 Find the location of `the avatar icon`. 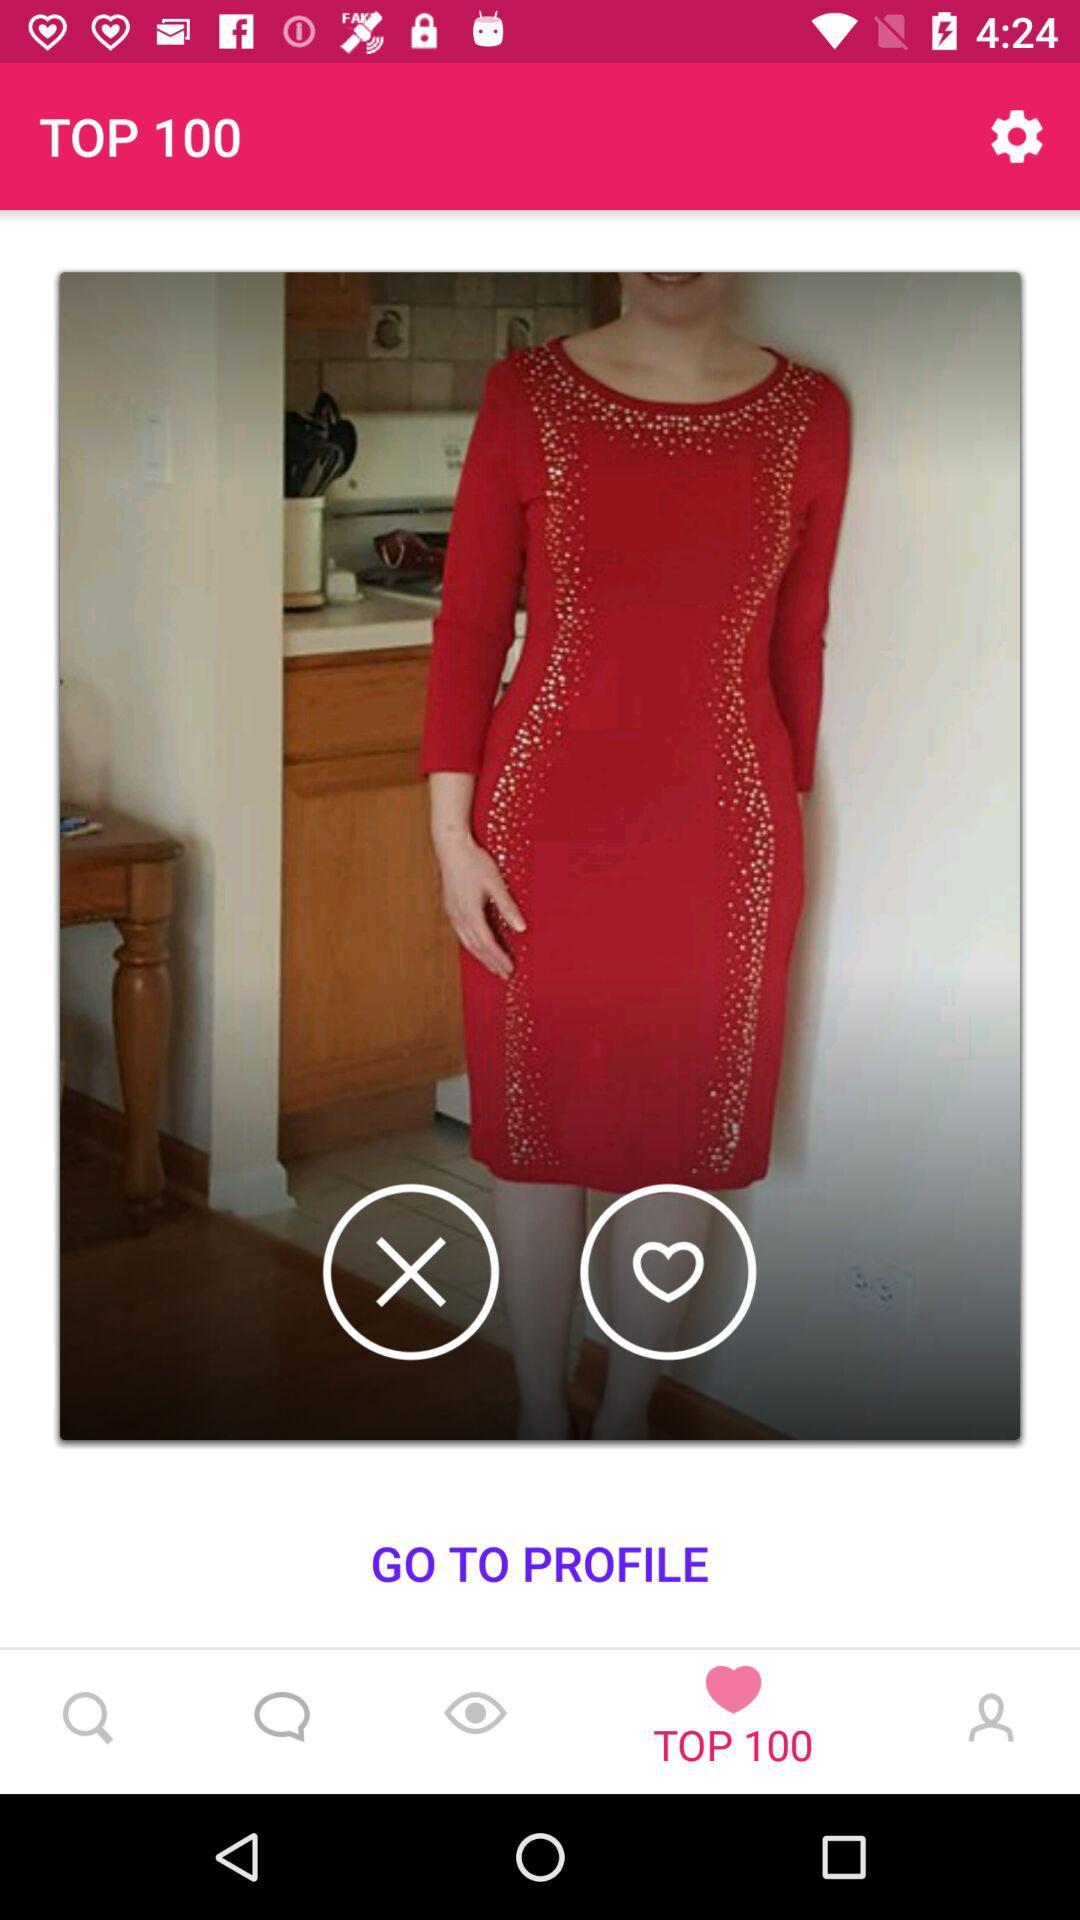

the avatar icon is located at coordinates (986, 1721).